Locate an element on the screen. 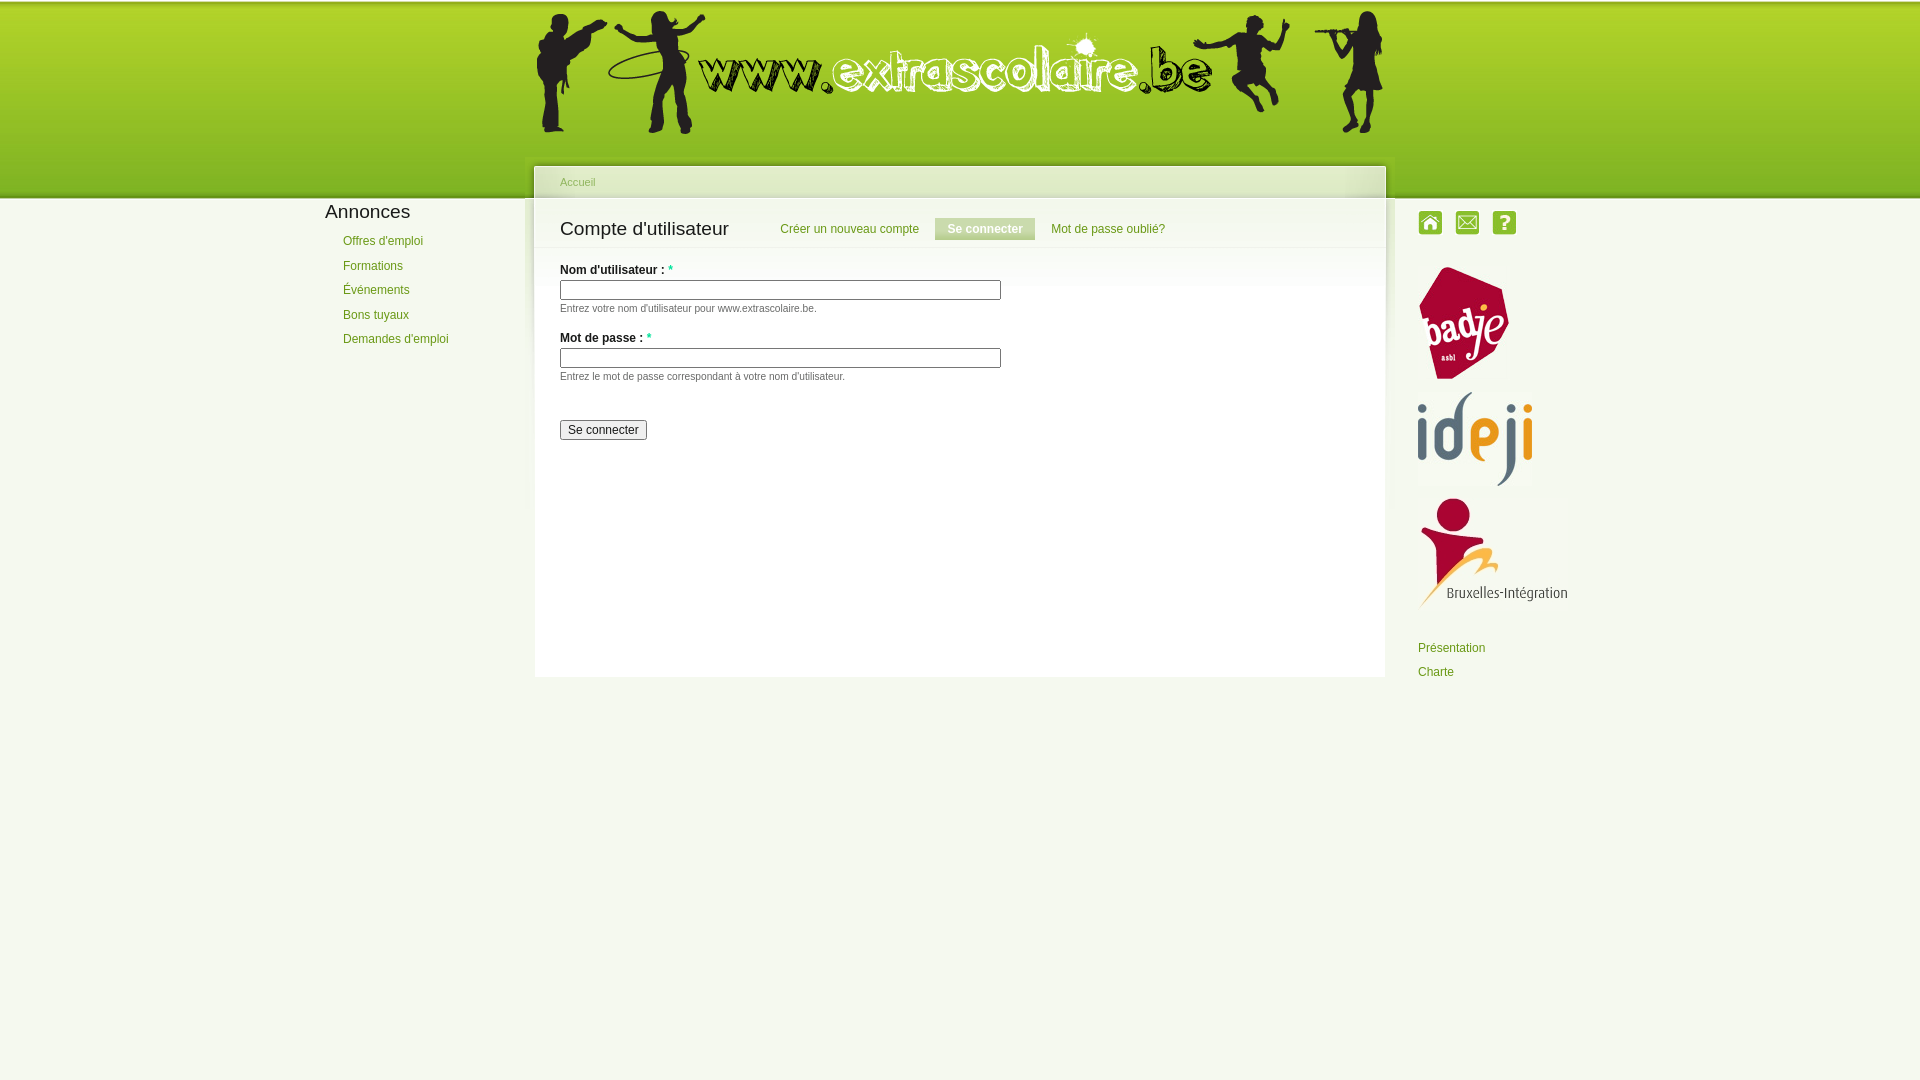 The height and width of the screenshot is (1080, 1920). 'Offres d'emploi' is located at coordinates (430, 239).